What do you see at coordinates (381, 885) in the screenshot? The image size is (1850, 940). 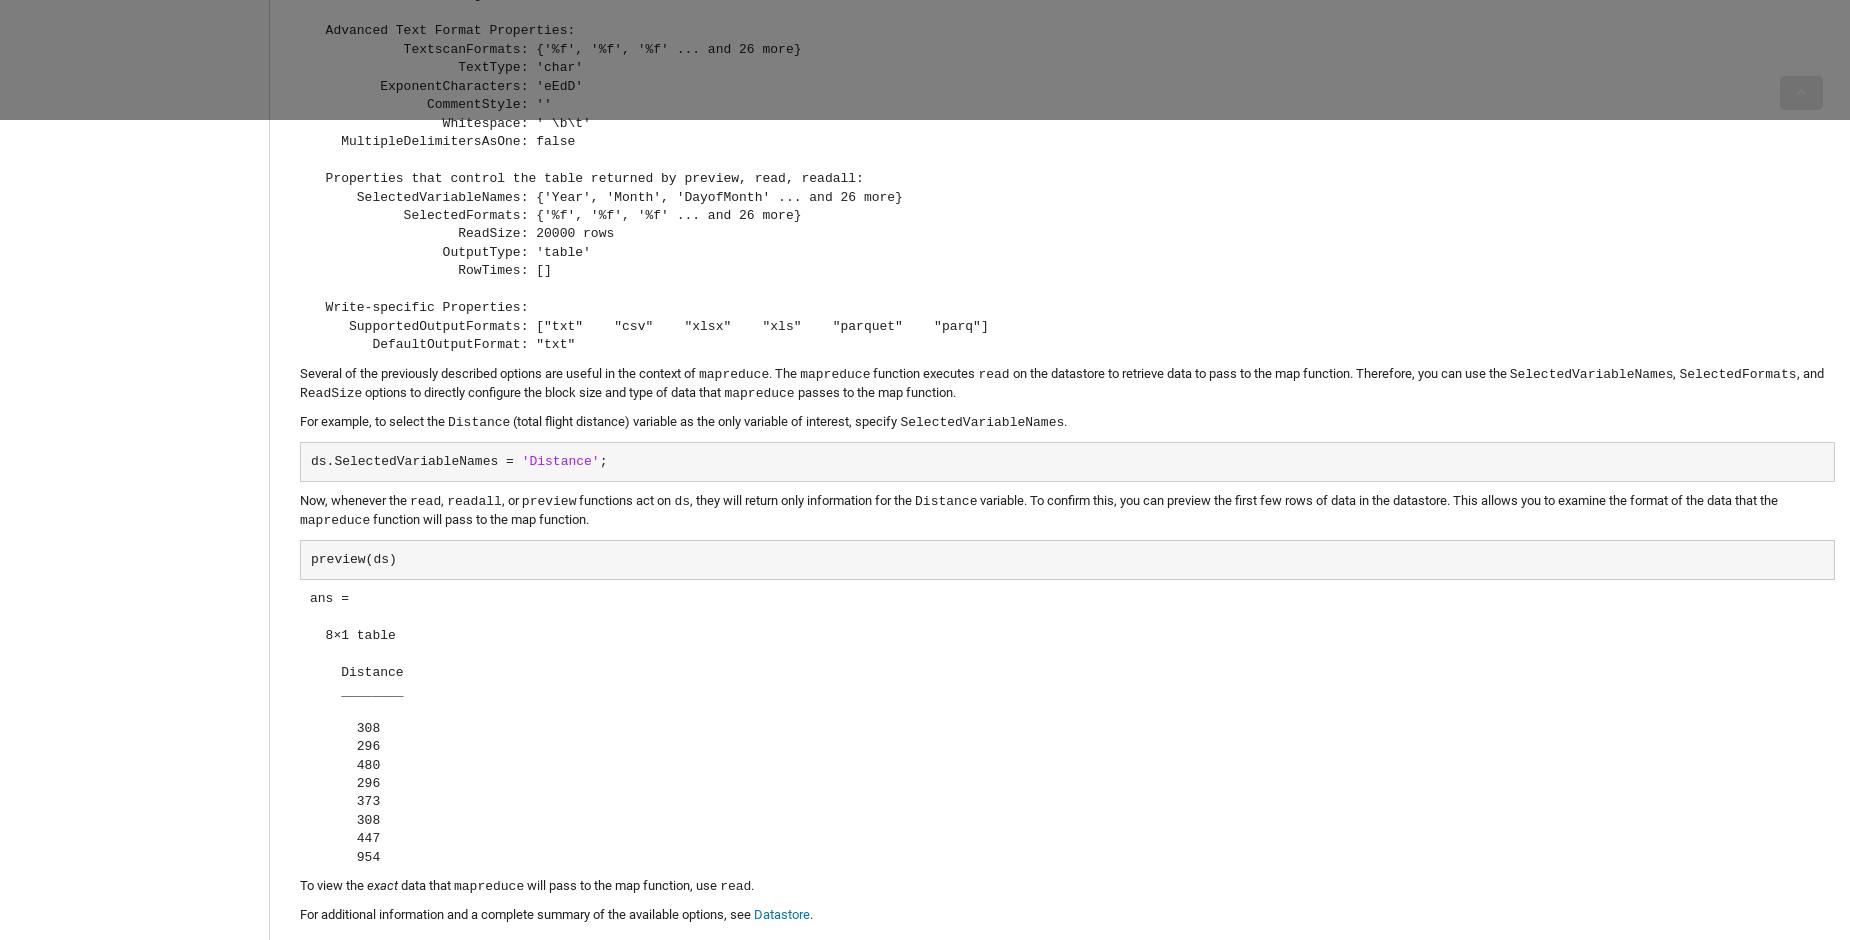 I see `'exact'` at bounding box center [381, 885].